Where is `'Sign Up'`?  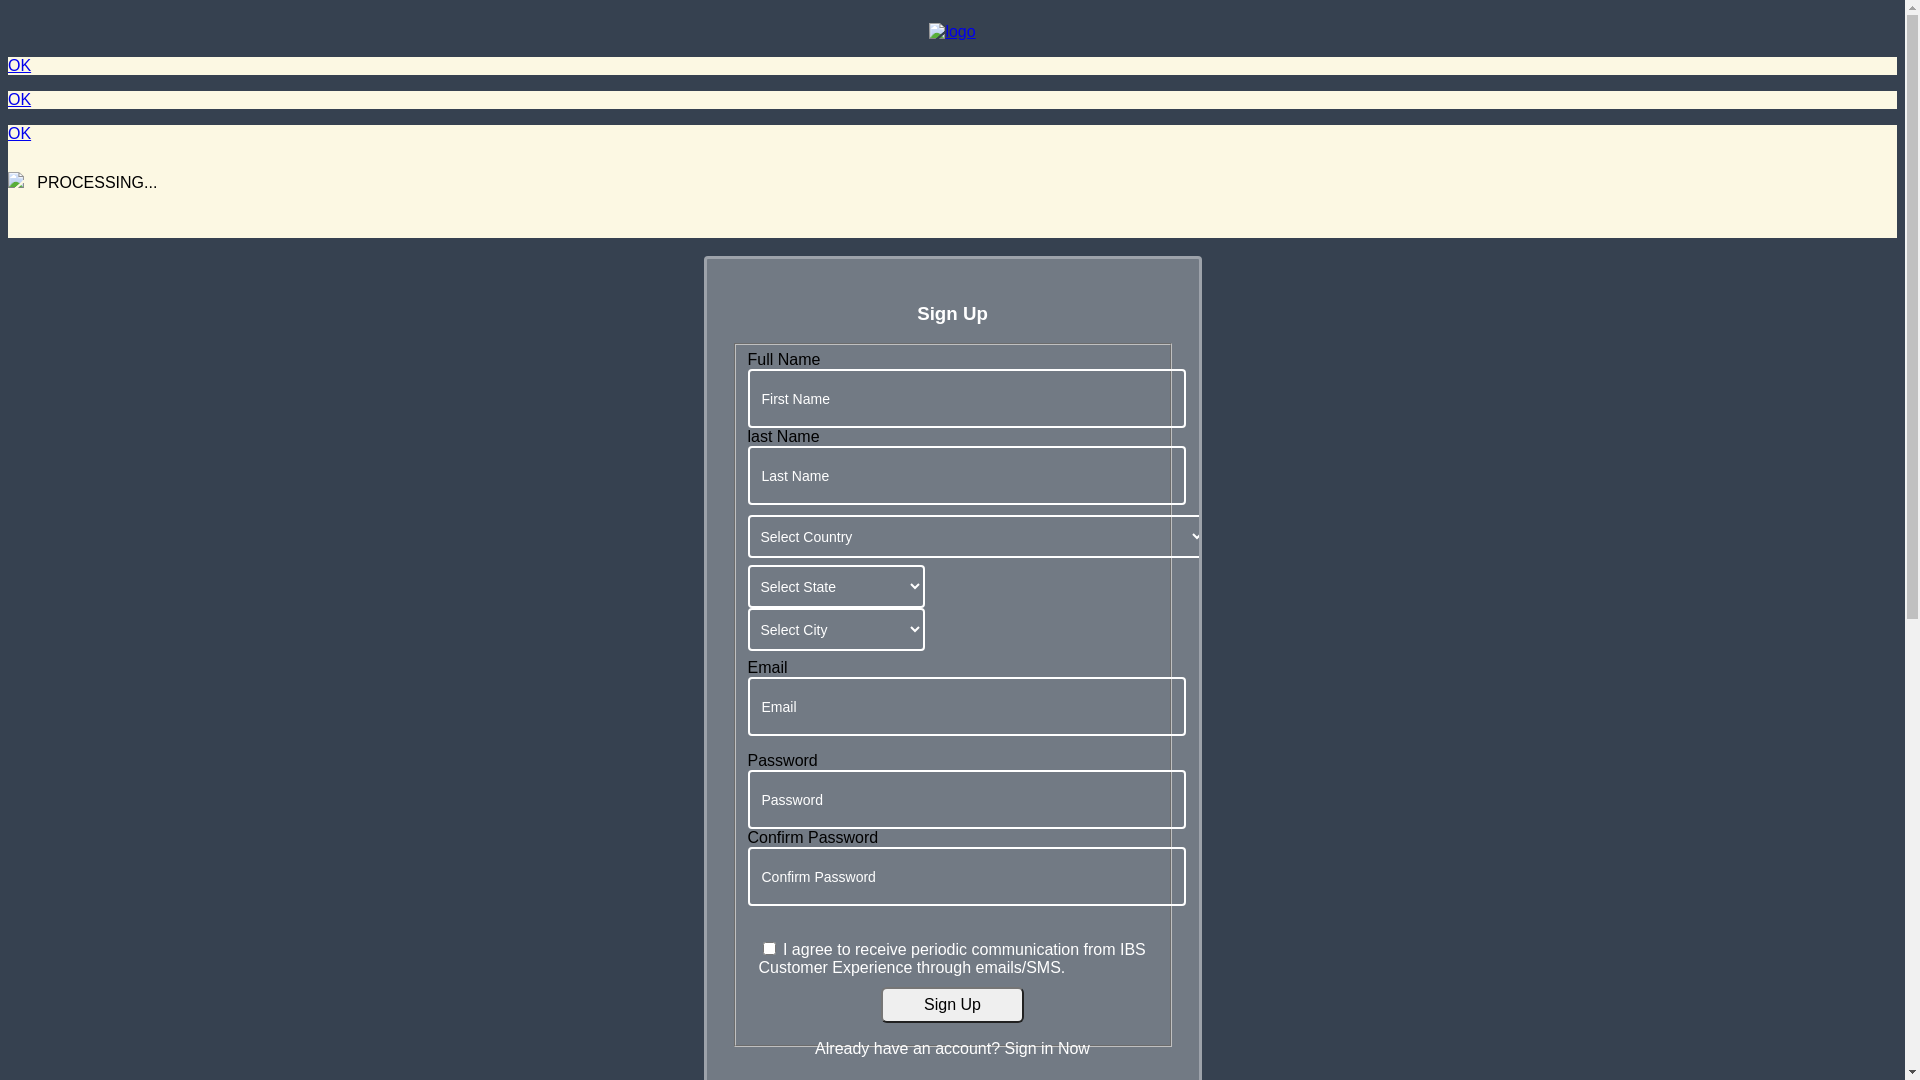 'Sign Up' is located at coordinates (951, 1005).